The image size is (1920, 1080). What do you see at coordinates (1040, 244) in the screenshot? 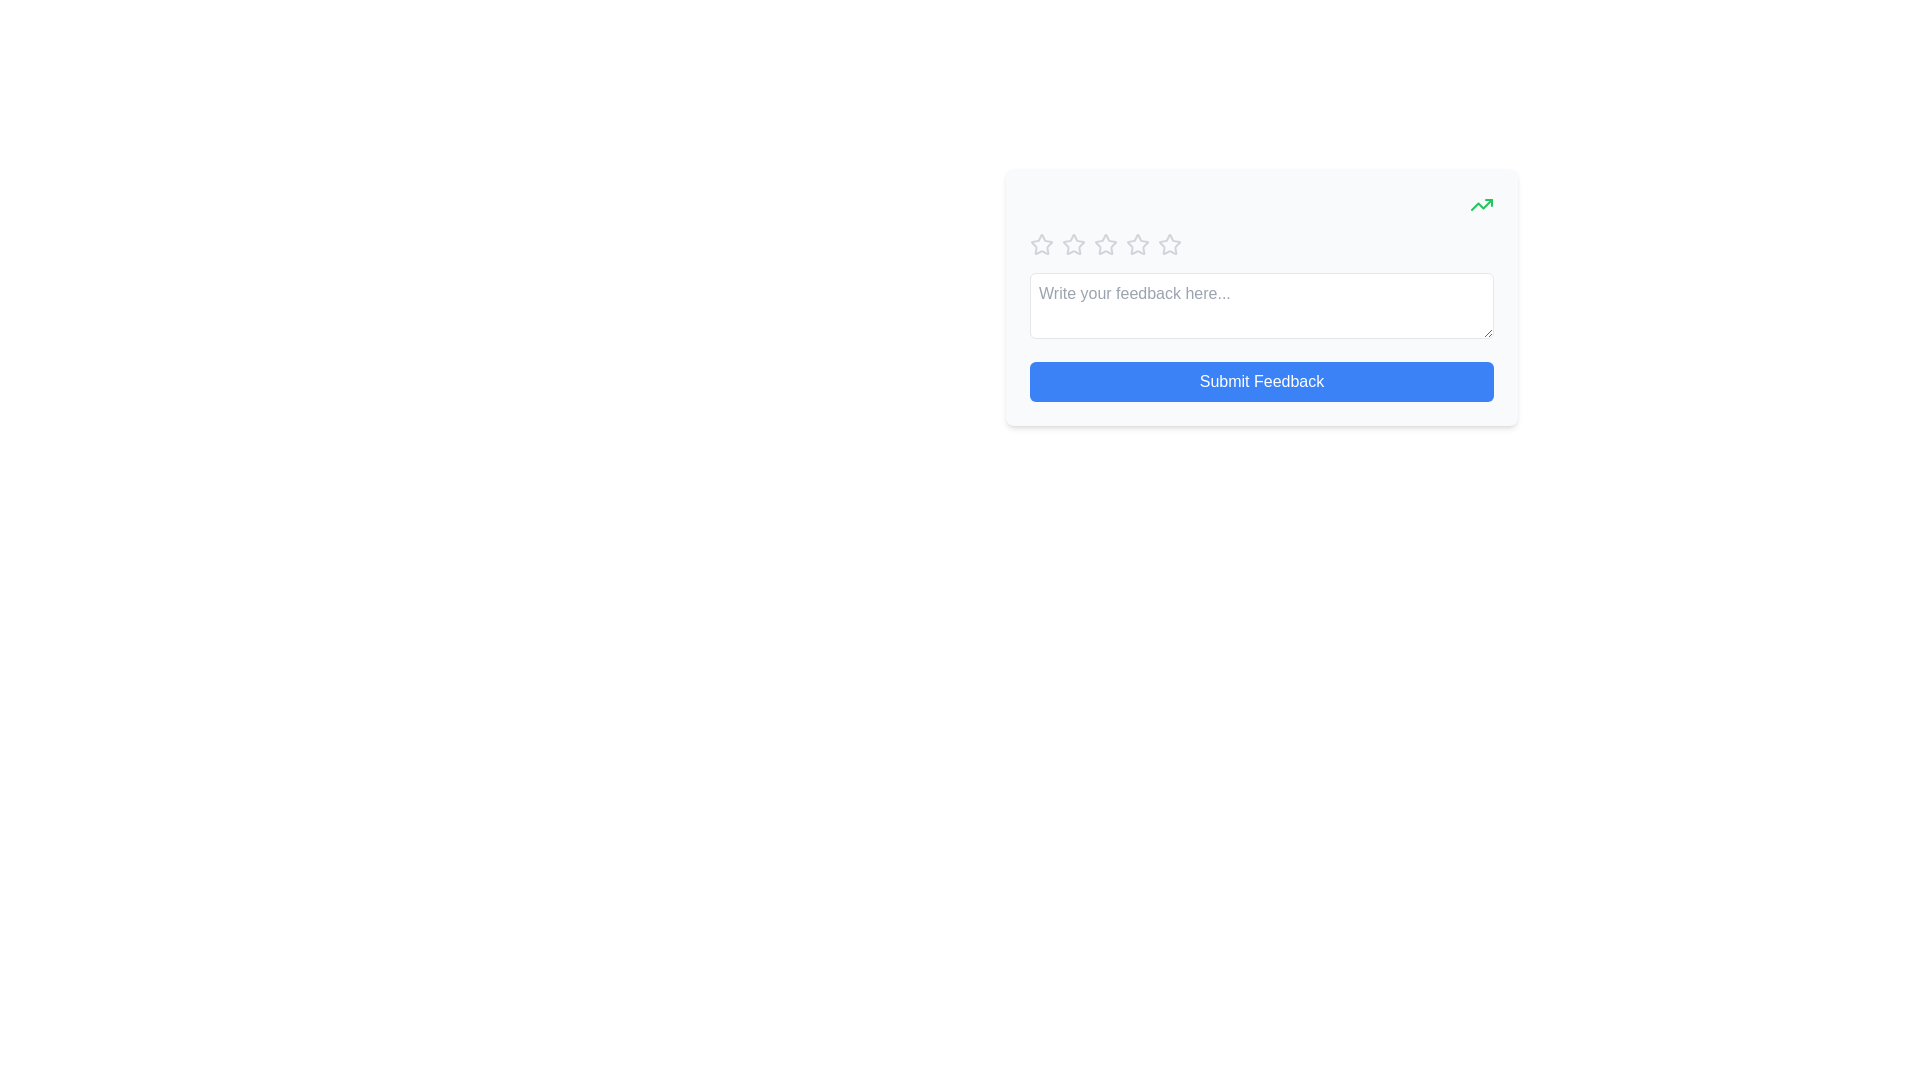
I see `the first star icon in the five-star rating system` at bounding box center [1040, 244].